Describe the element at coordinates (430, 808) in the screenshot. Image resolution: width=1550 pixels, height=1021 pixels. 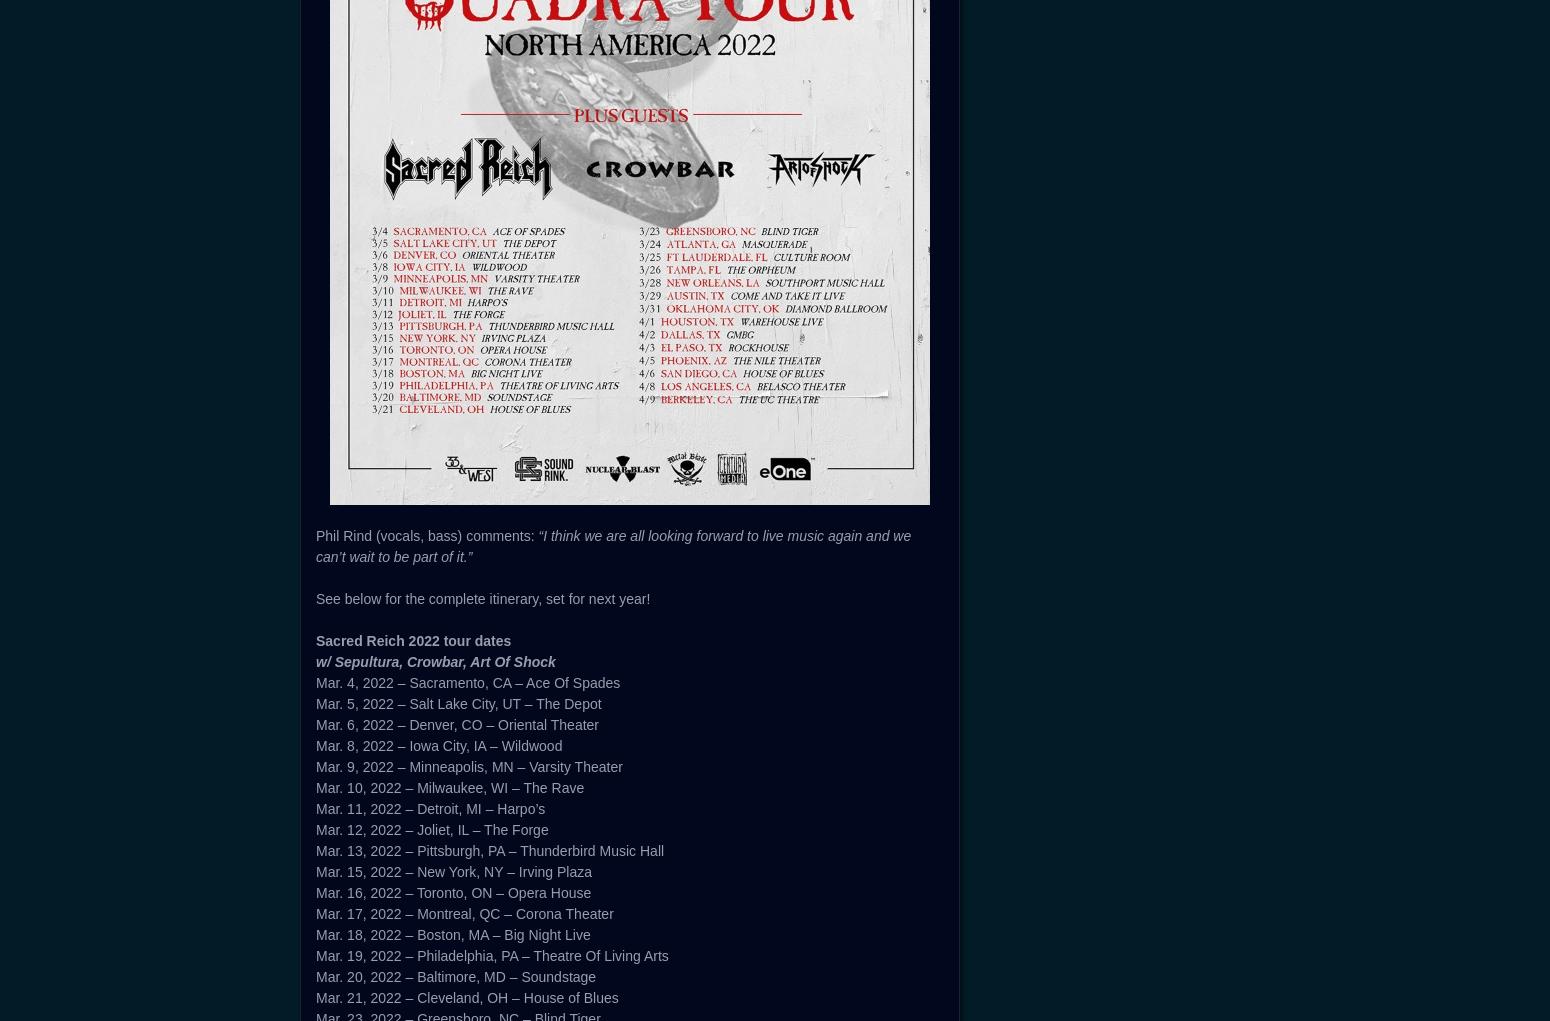
I see `'Mar. 11, 2022 – Detroit, MI – Harpo’s'` at that location.